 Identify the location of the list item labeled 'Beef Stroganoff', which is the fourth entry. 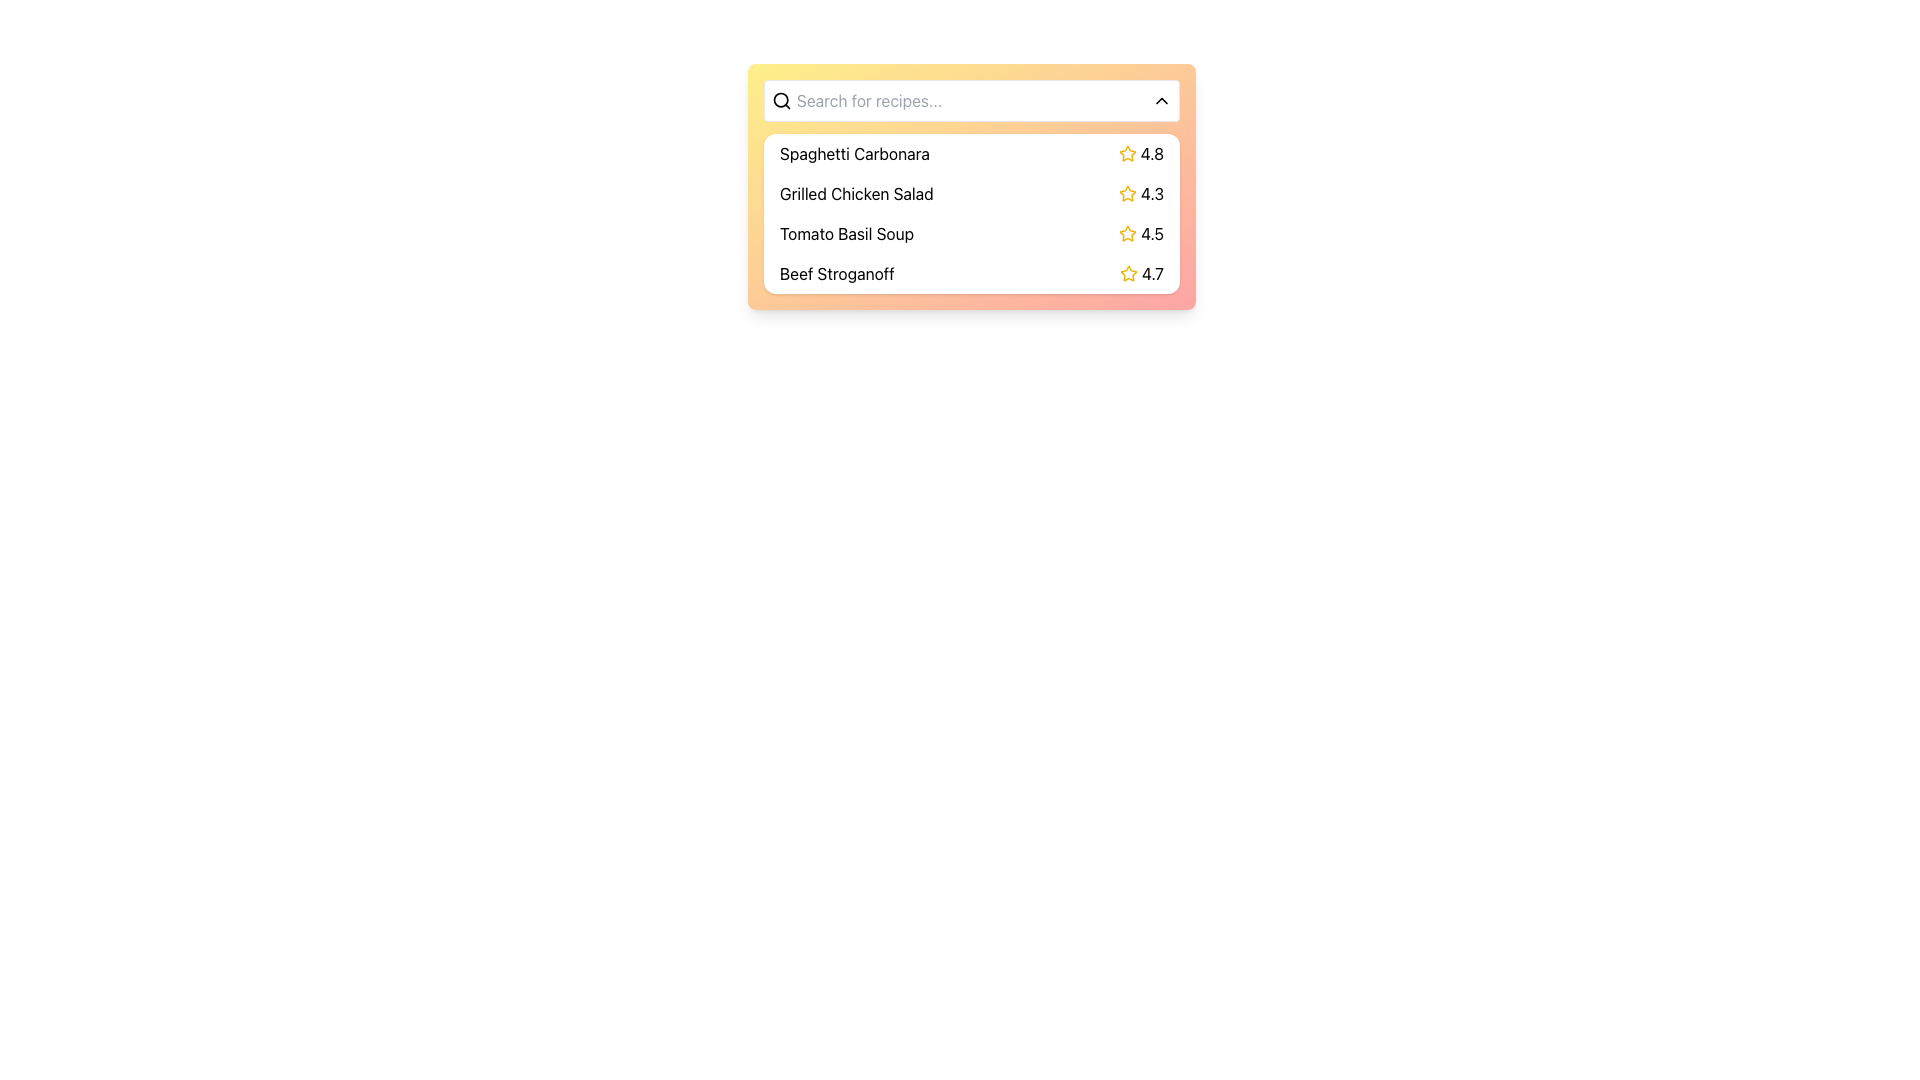
(971, 273).